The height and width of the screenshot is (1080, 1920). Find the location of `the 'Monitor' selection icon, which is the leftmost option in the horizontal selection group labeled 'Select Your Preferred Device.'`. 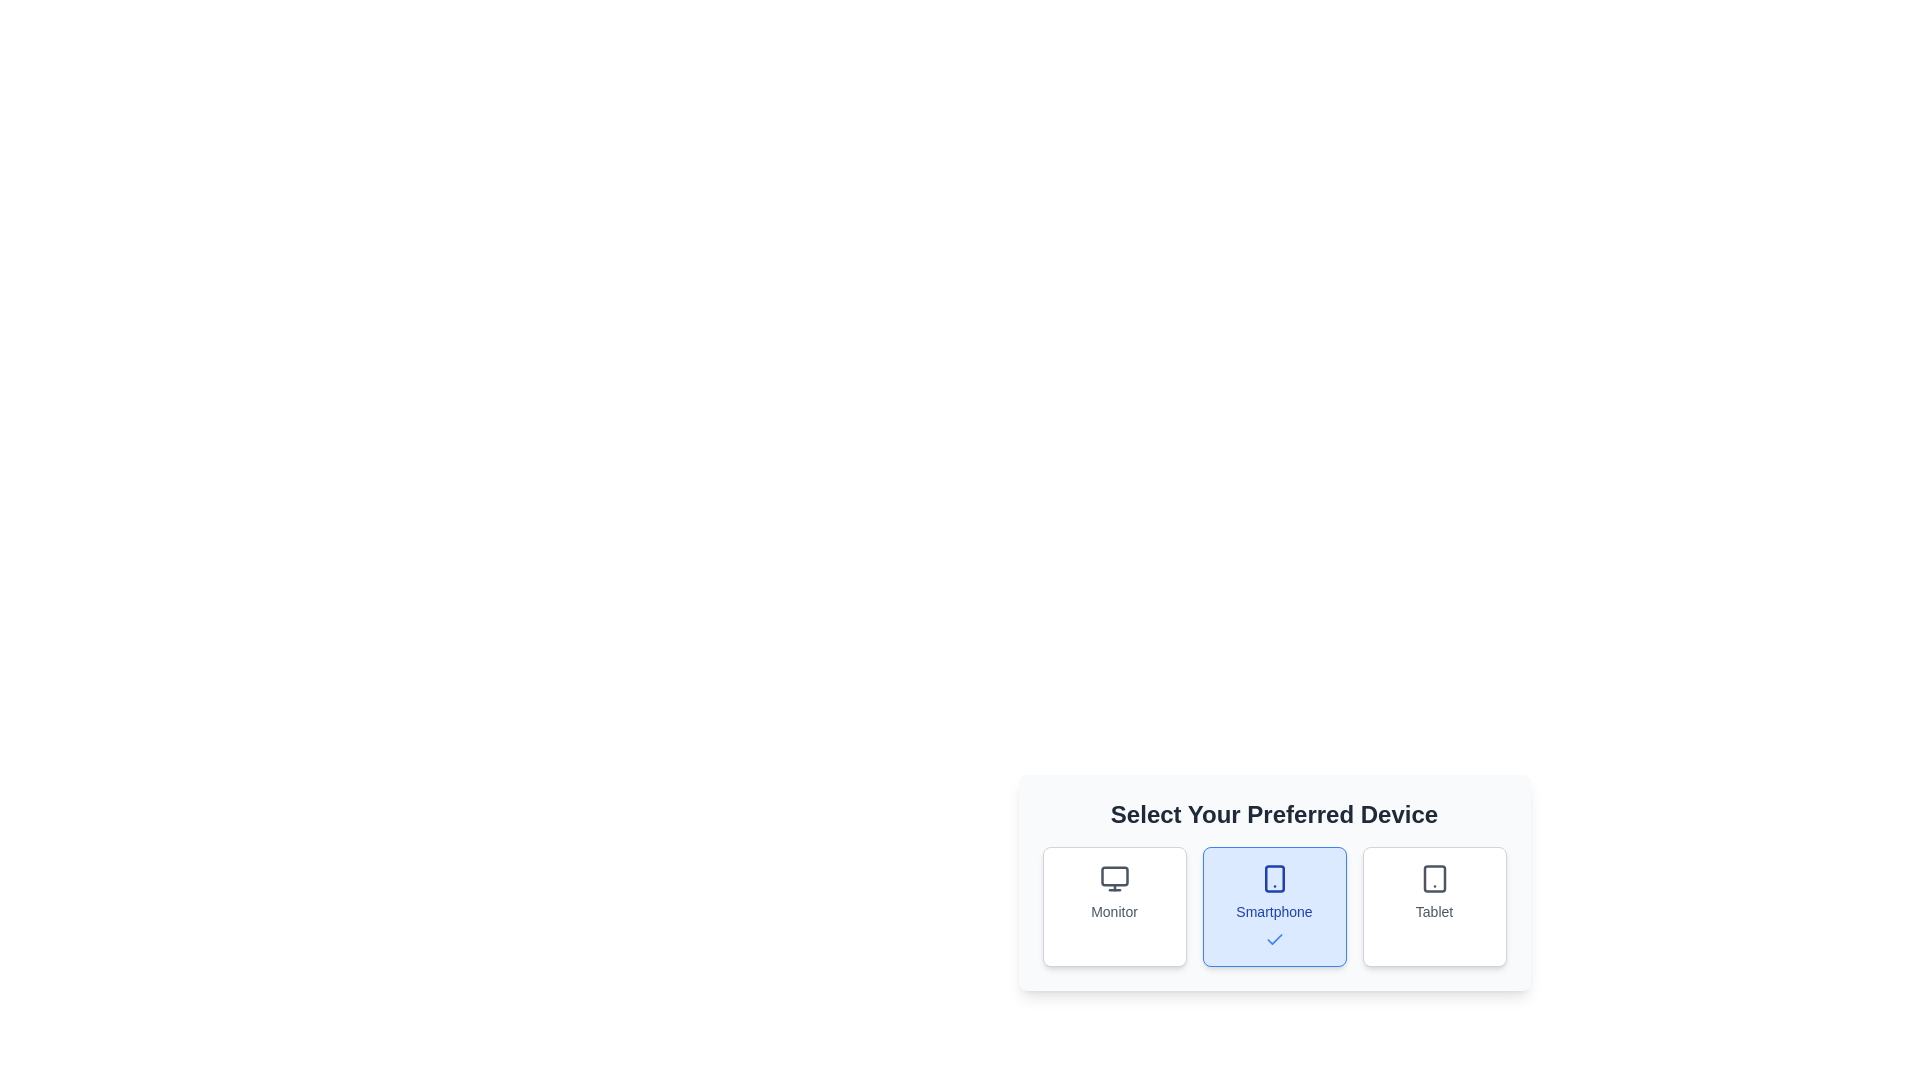

the 'Monitor' selection icon, which is the leftmost option in the horizontal selection group labeled 'Select Your Preferred Device.' is located at coordinates (1113, 878).